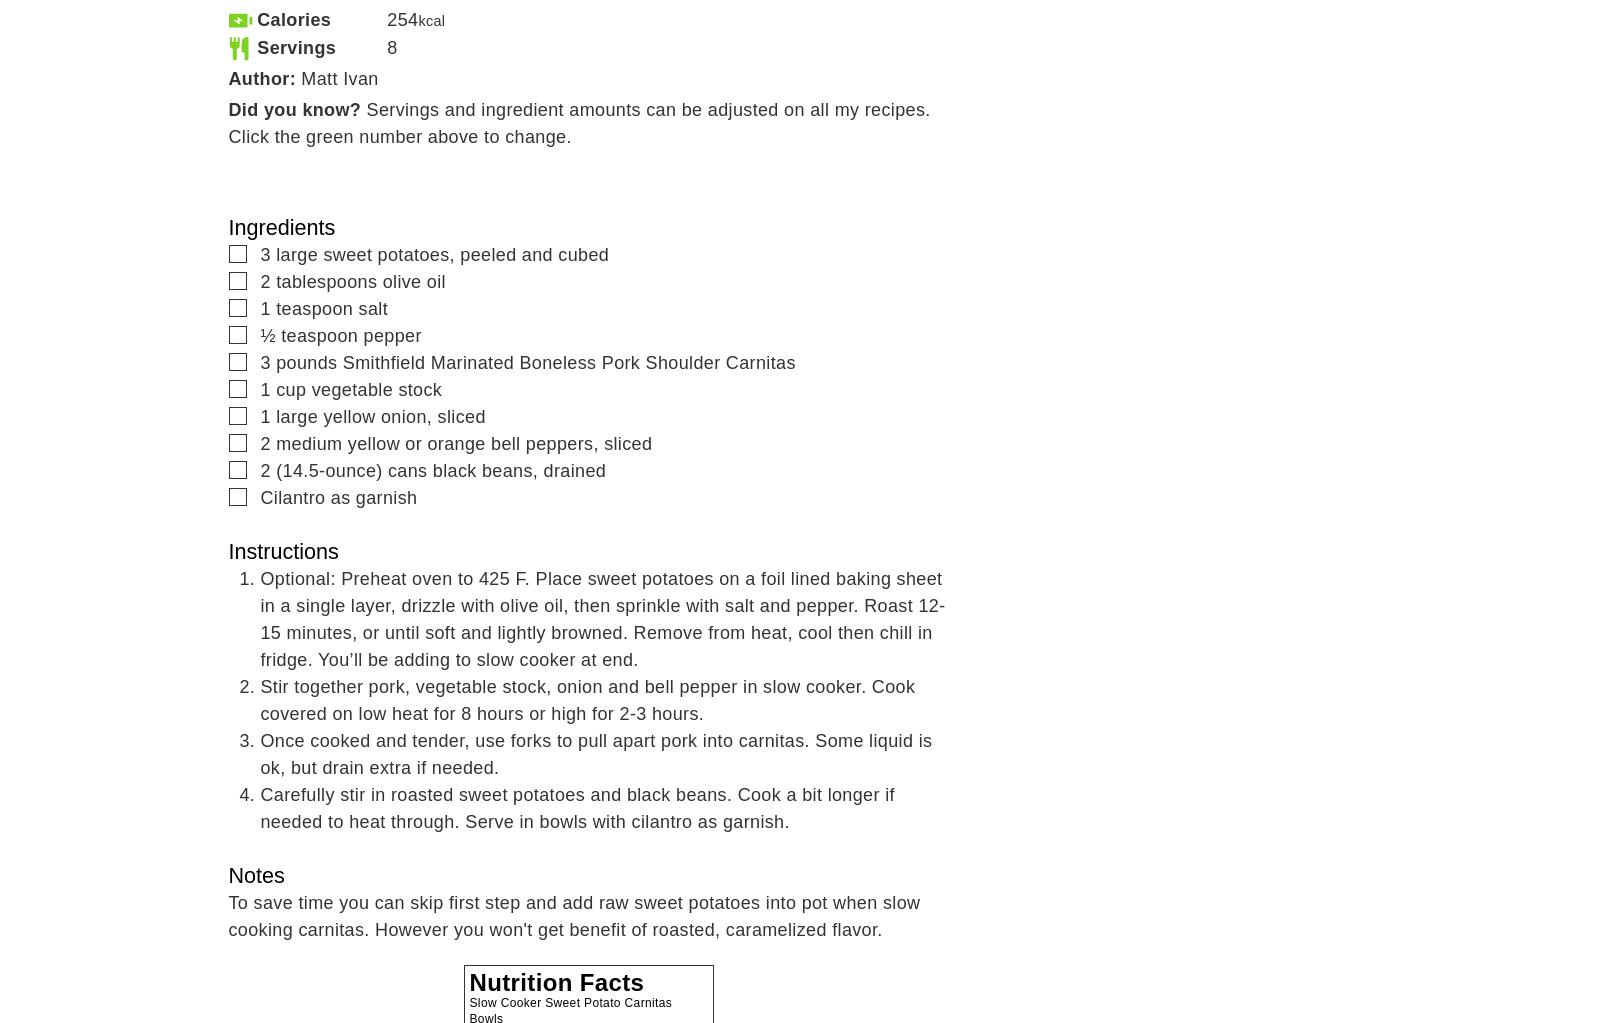  Describe the element at coordinates (256, 875) in the screenshot. I see `'Notes'` at that location.